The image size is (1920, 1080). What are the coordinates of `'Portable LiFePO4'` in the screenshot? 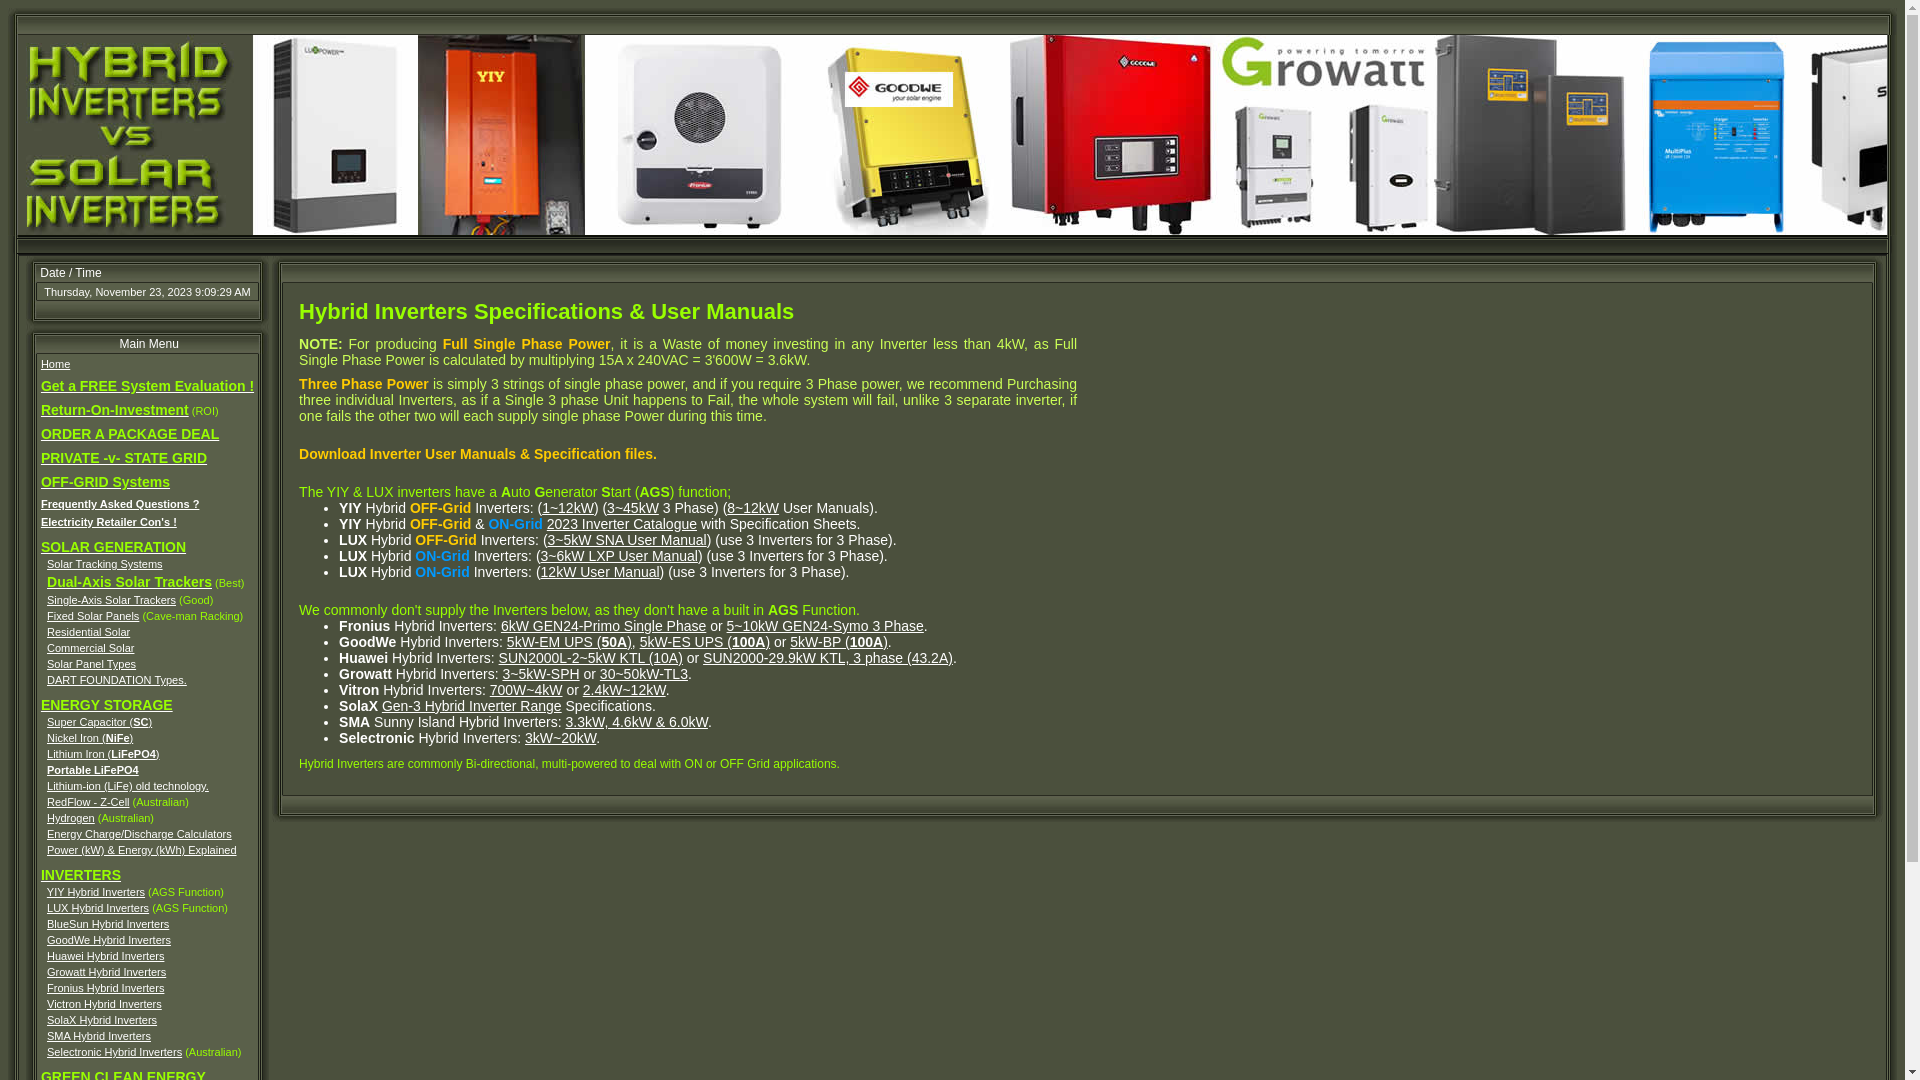 It's located at (47, 769).